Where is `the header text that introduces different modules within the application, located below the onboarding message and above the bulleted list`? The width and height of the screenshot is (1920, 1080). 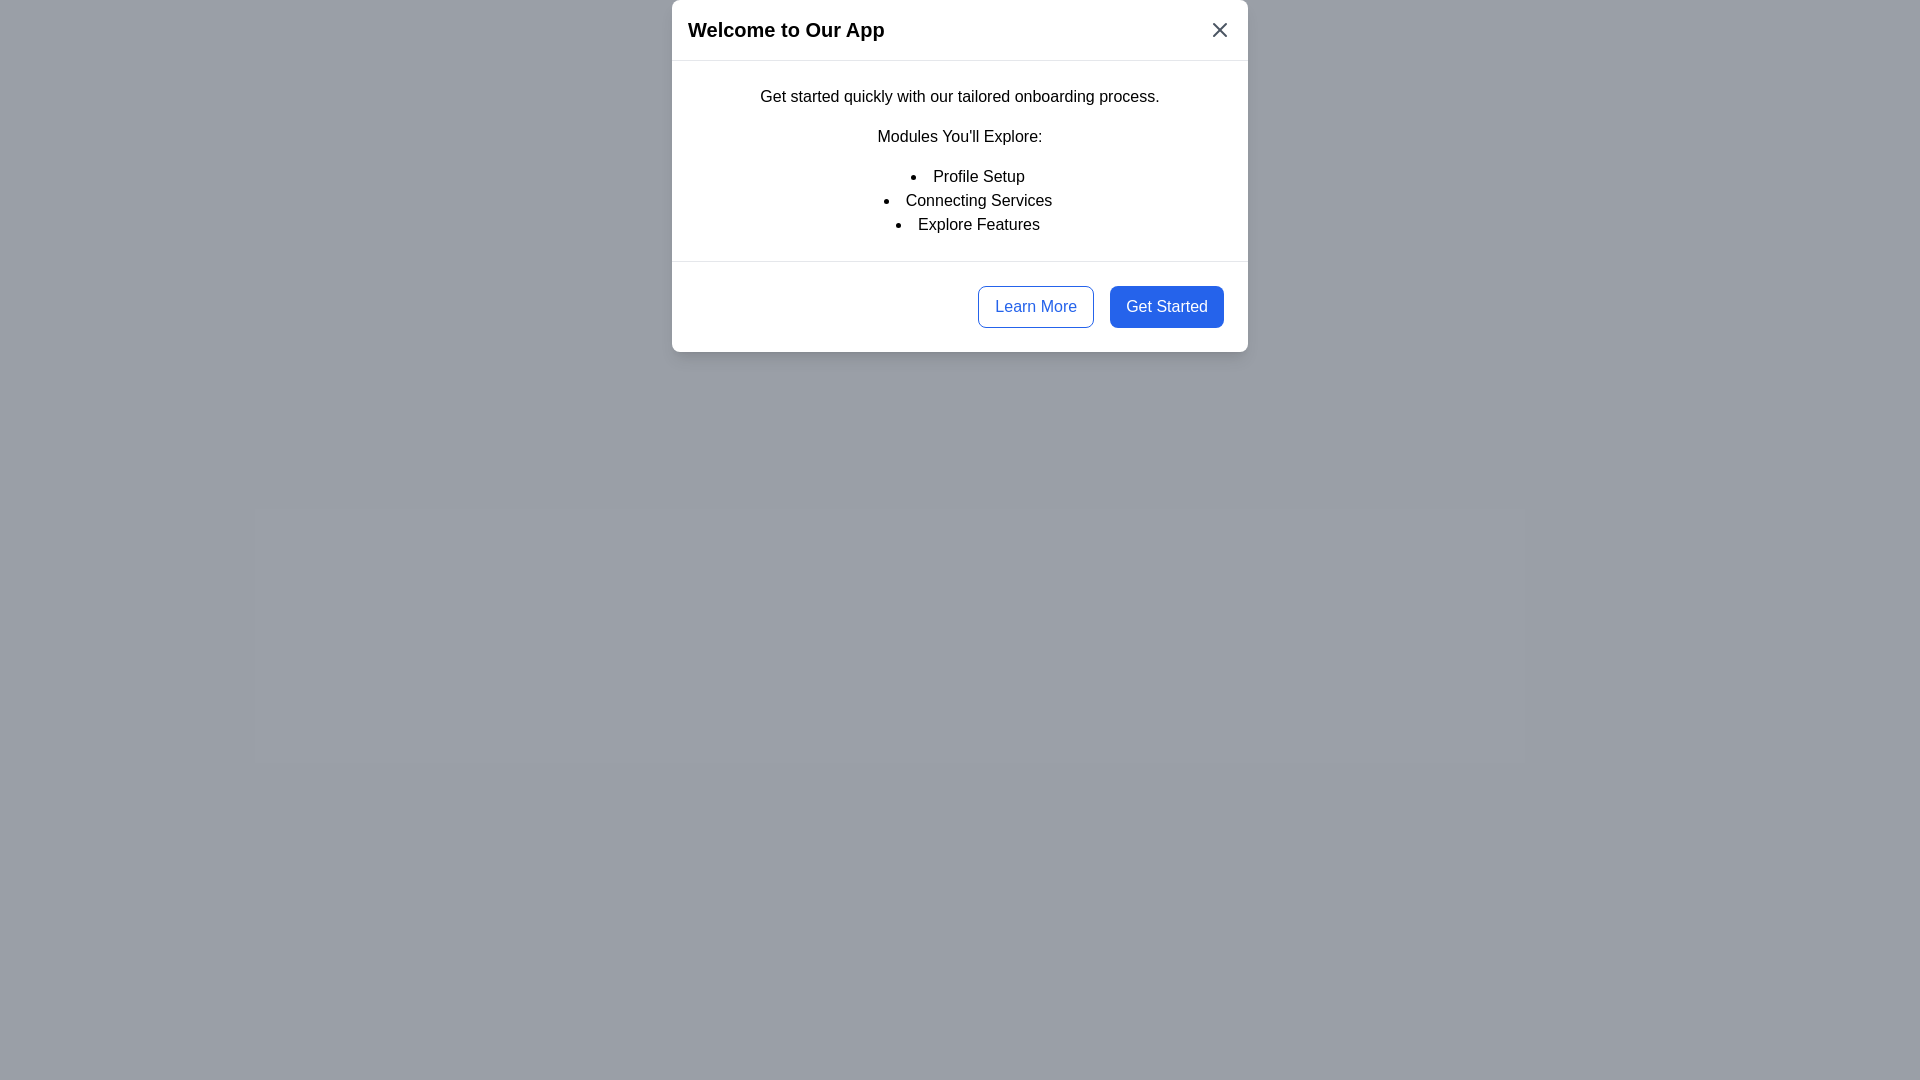
the header text that introduces different modules within the application, located below the onboarding message and above the bulleted list is located at coordinates (960, 136).